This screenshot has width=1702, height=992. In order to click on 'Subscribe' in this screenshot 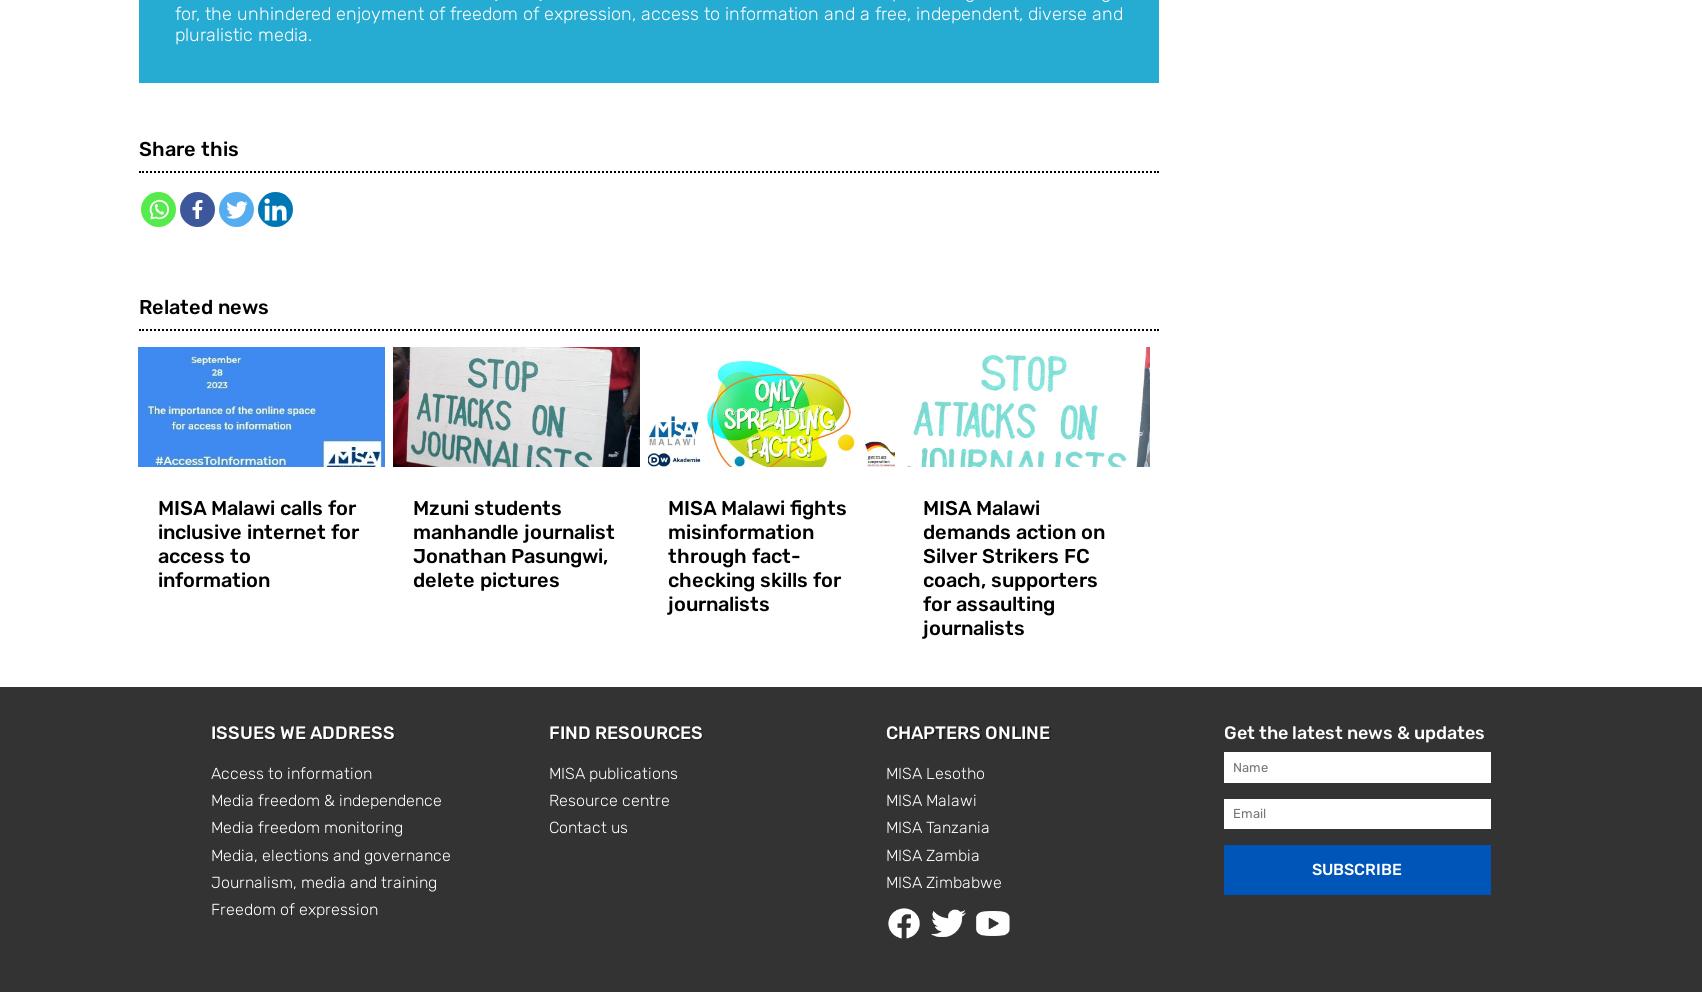, I will do `click(1311, 869)`.